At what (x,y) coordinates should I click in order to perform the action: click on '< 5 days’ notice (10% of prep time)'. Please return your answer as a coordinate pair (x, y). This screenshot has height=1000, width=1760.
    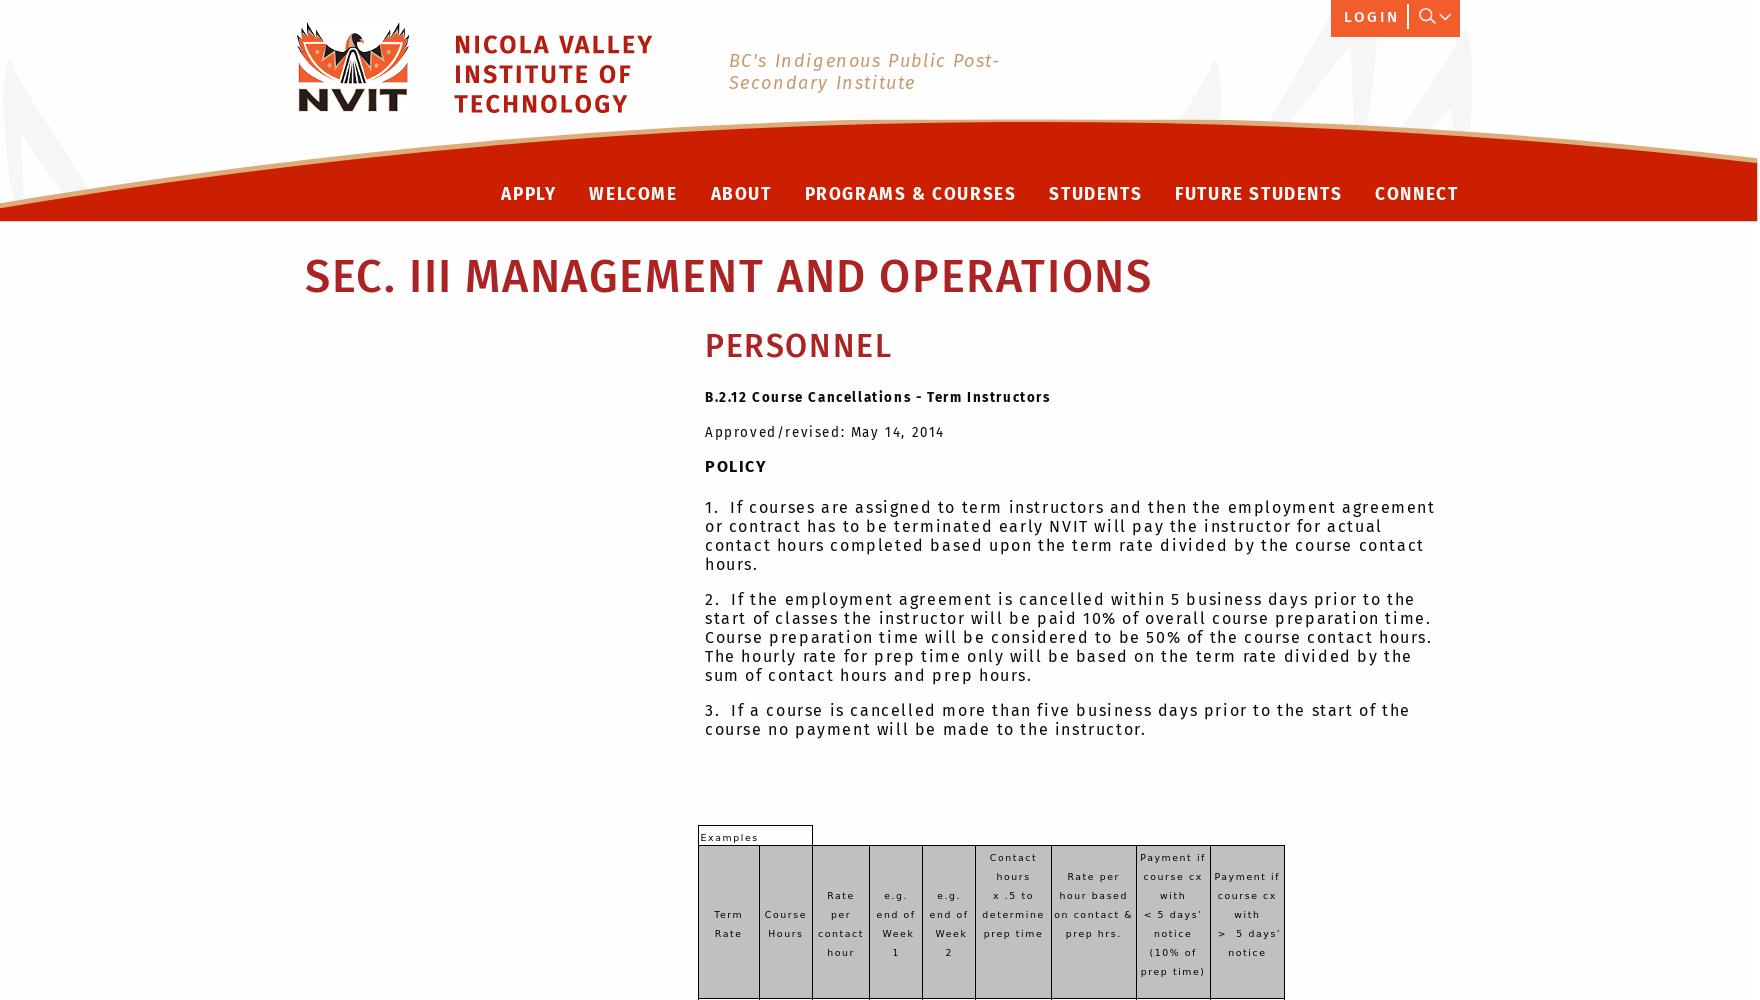
    Looking at the image, I should click on (1171, 941).